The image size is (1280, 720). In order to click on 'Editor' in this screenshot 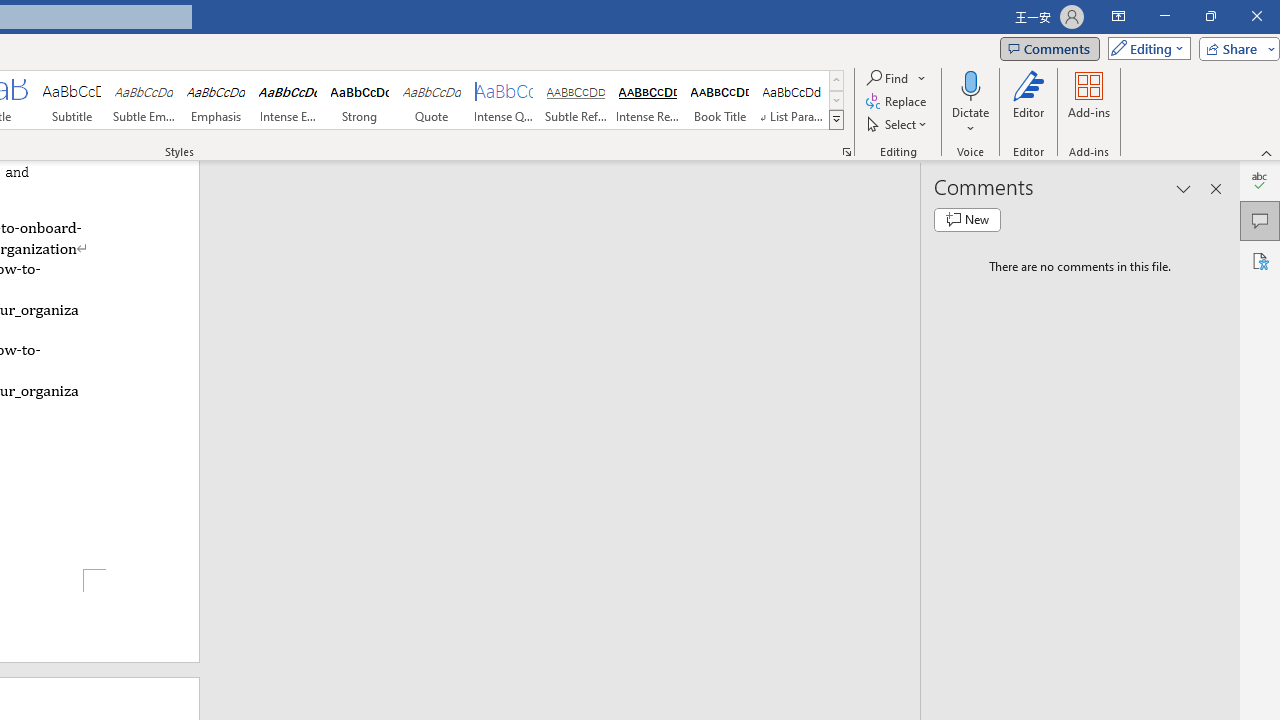, I will do `click(1029, 103)`.